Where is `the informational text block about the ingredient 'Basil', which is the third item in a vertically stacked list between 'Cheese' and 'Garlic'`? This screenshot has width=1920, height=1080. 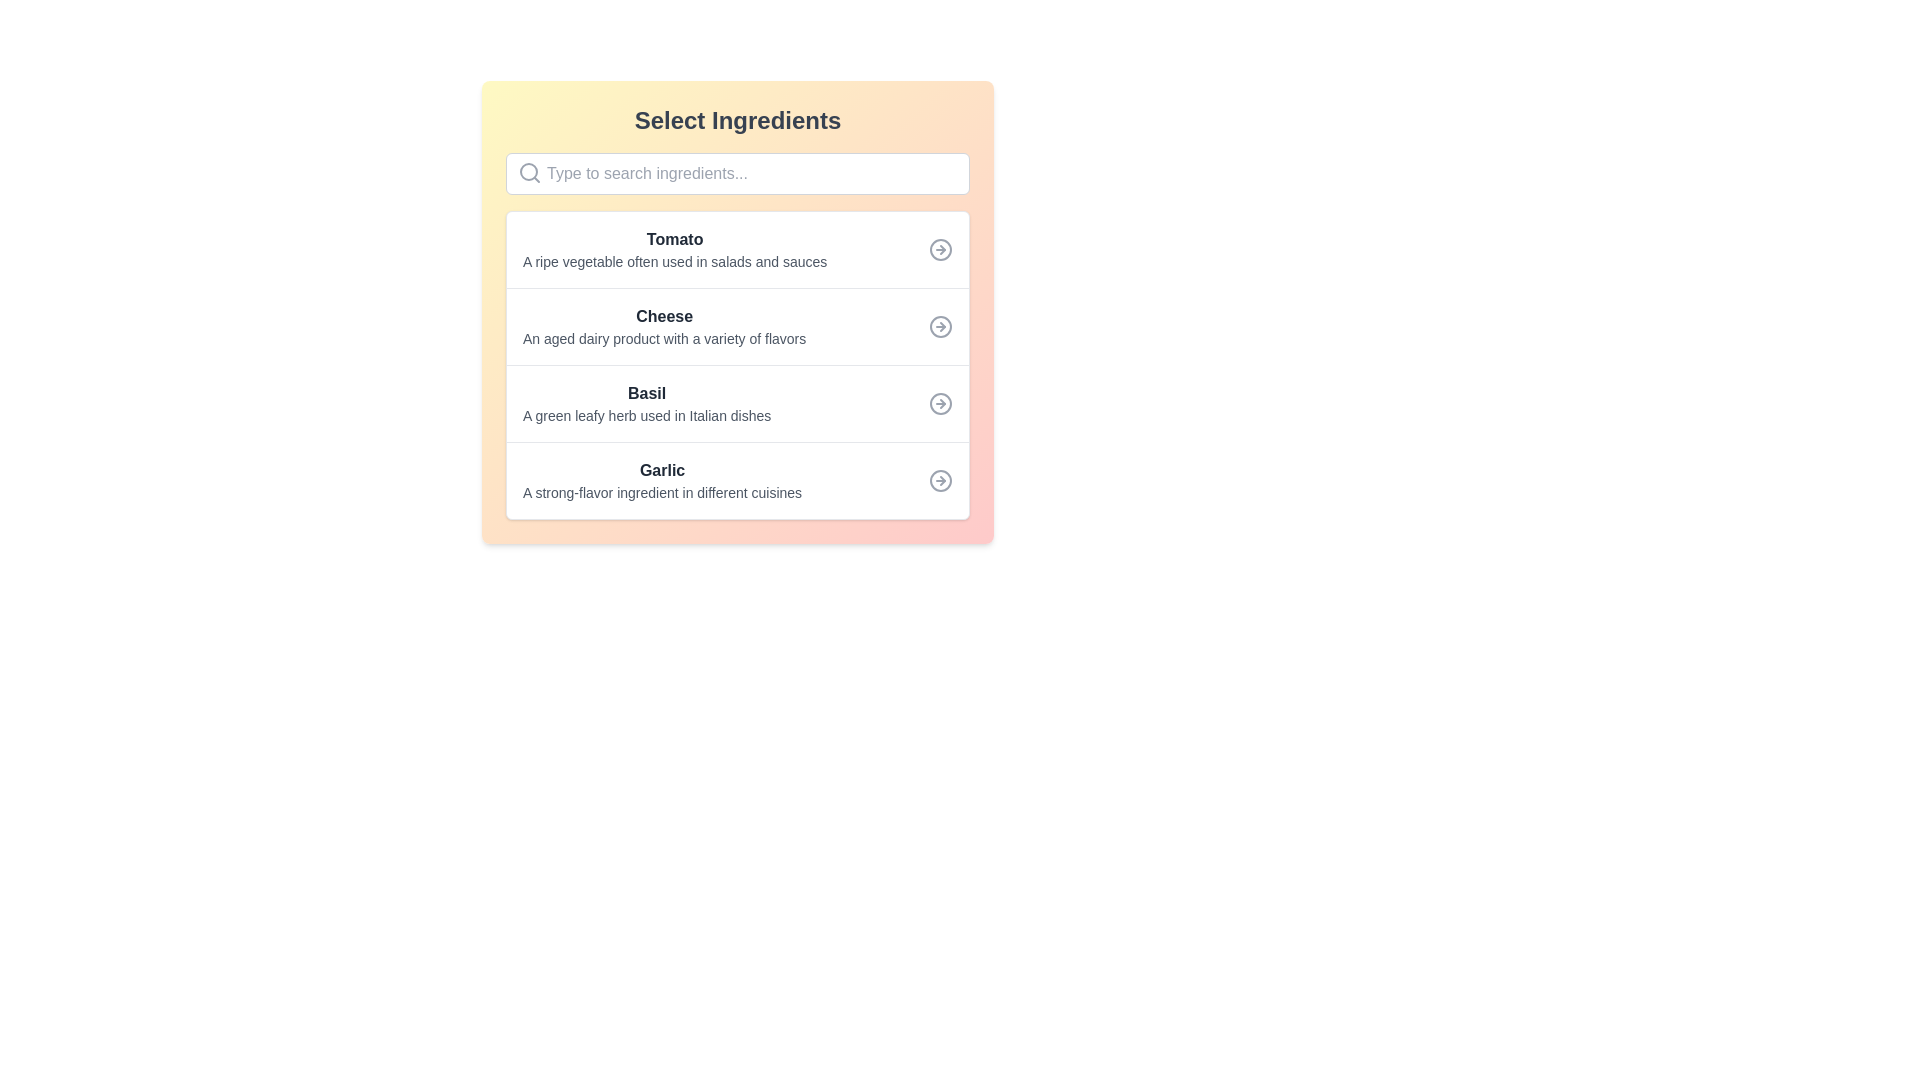 the informational text block about the ingredient 'Basil', which is the third item in a vertically stacked list between 'Cheese' and 'Garlic' is located at coordinates (647, 404).